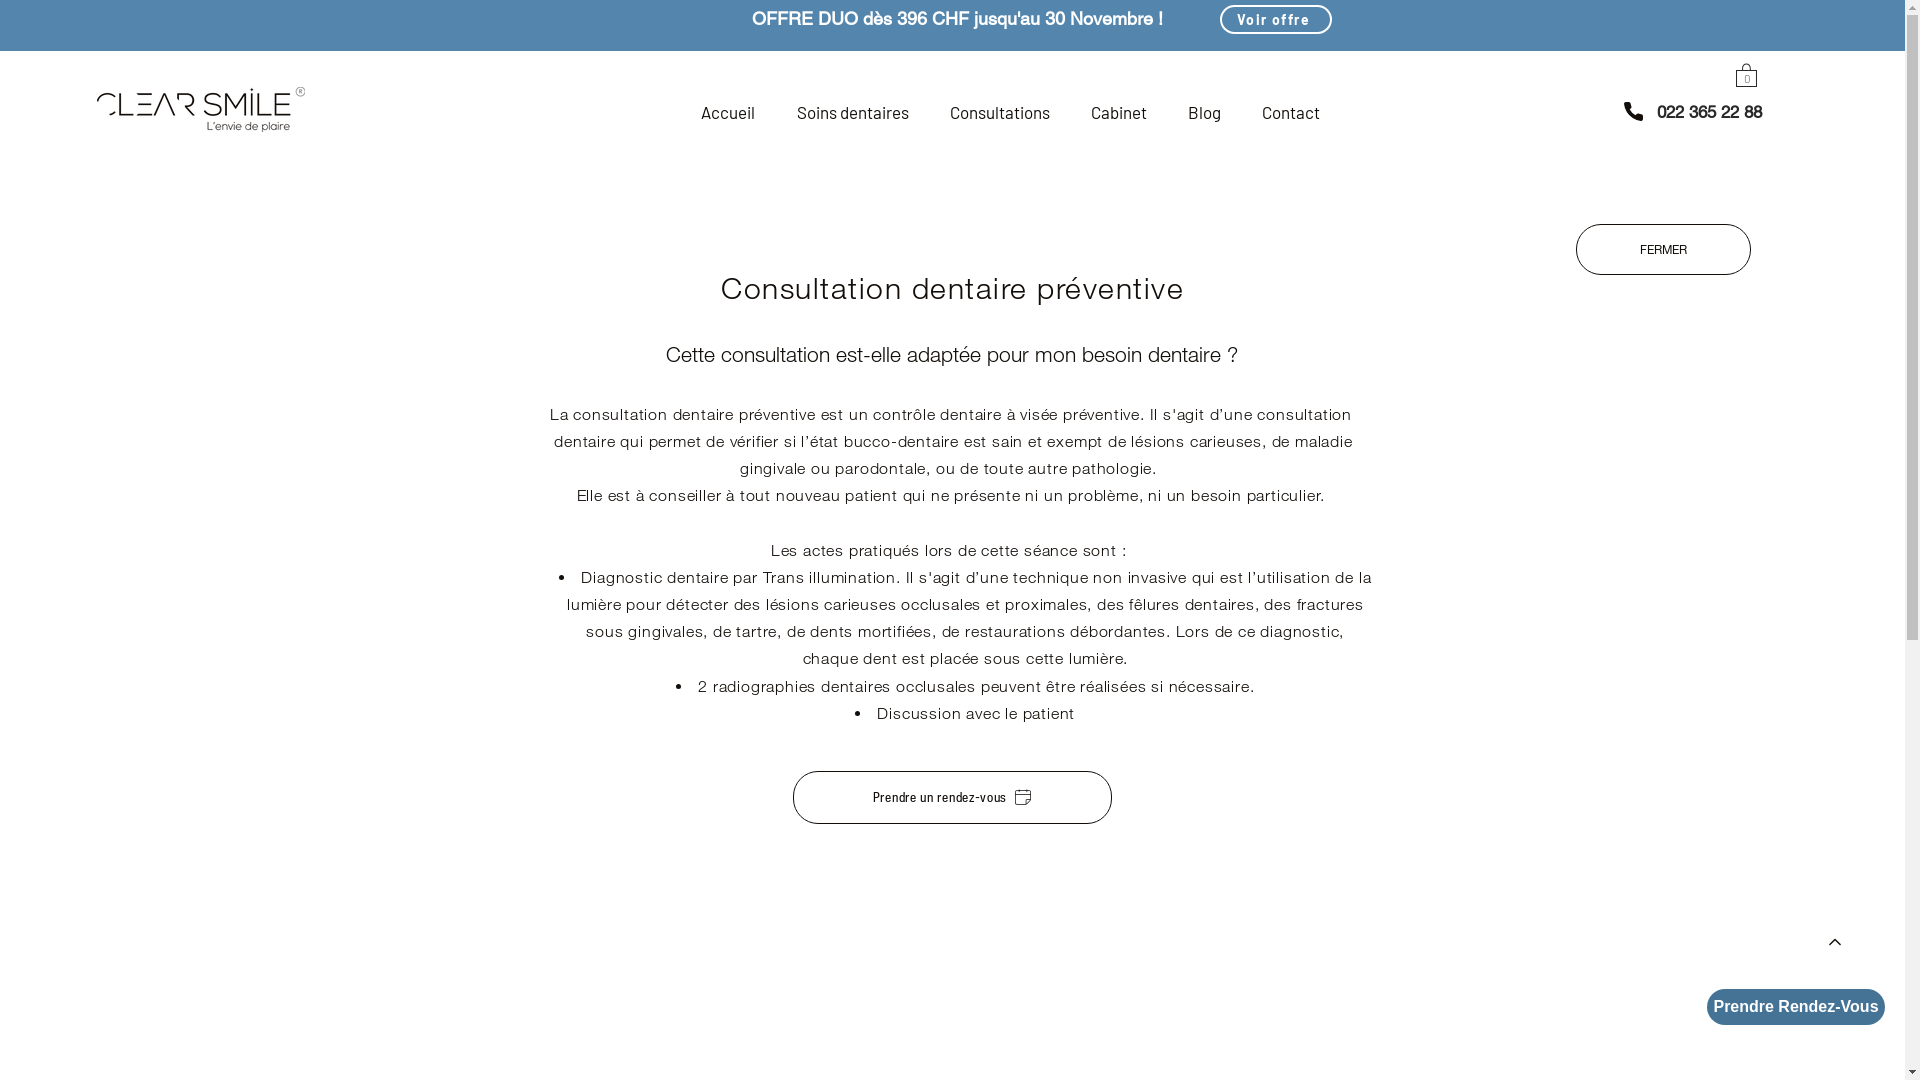  Describe the element at coordinates (1203, 111) in the screenshot. I see `'Blog'` at that location.